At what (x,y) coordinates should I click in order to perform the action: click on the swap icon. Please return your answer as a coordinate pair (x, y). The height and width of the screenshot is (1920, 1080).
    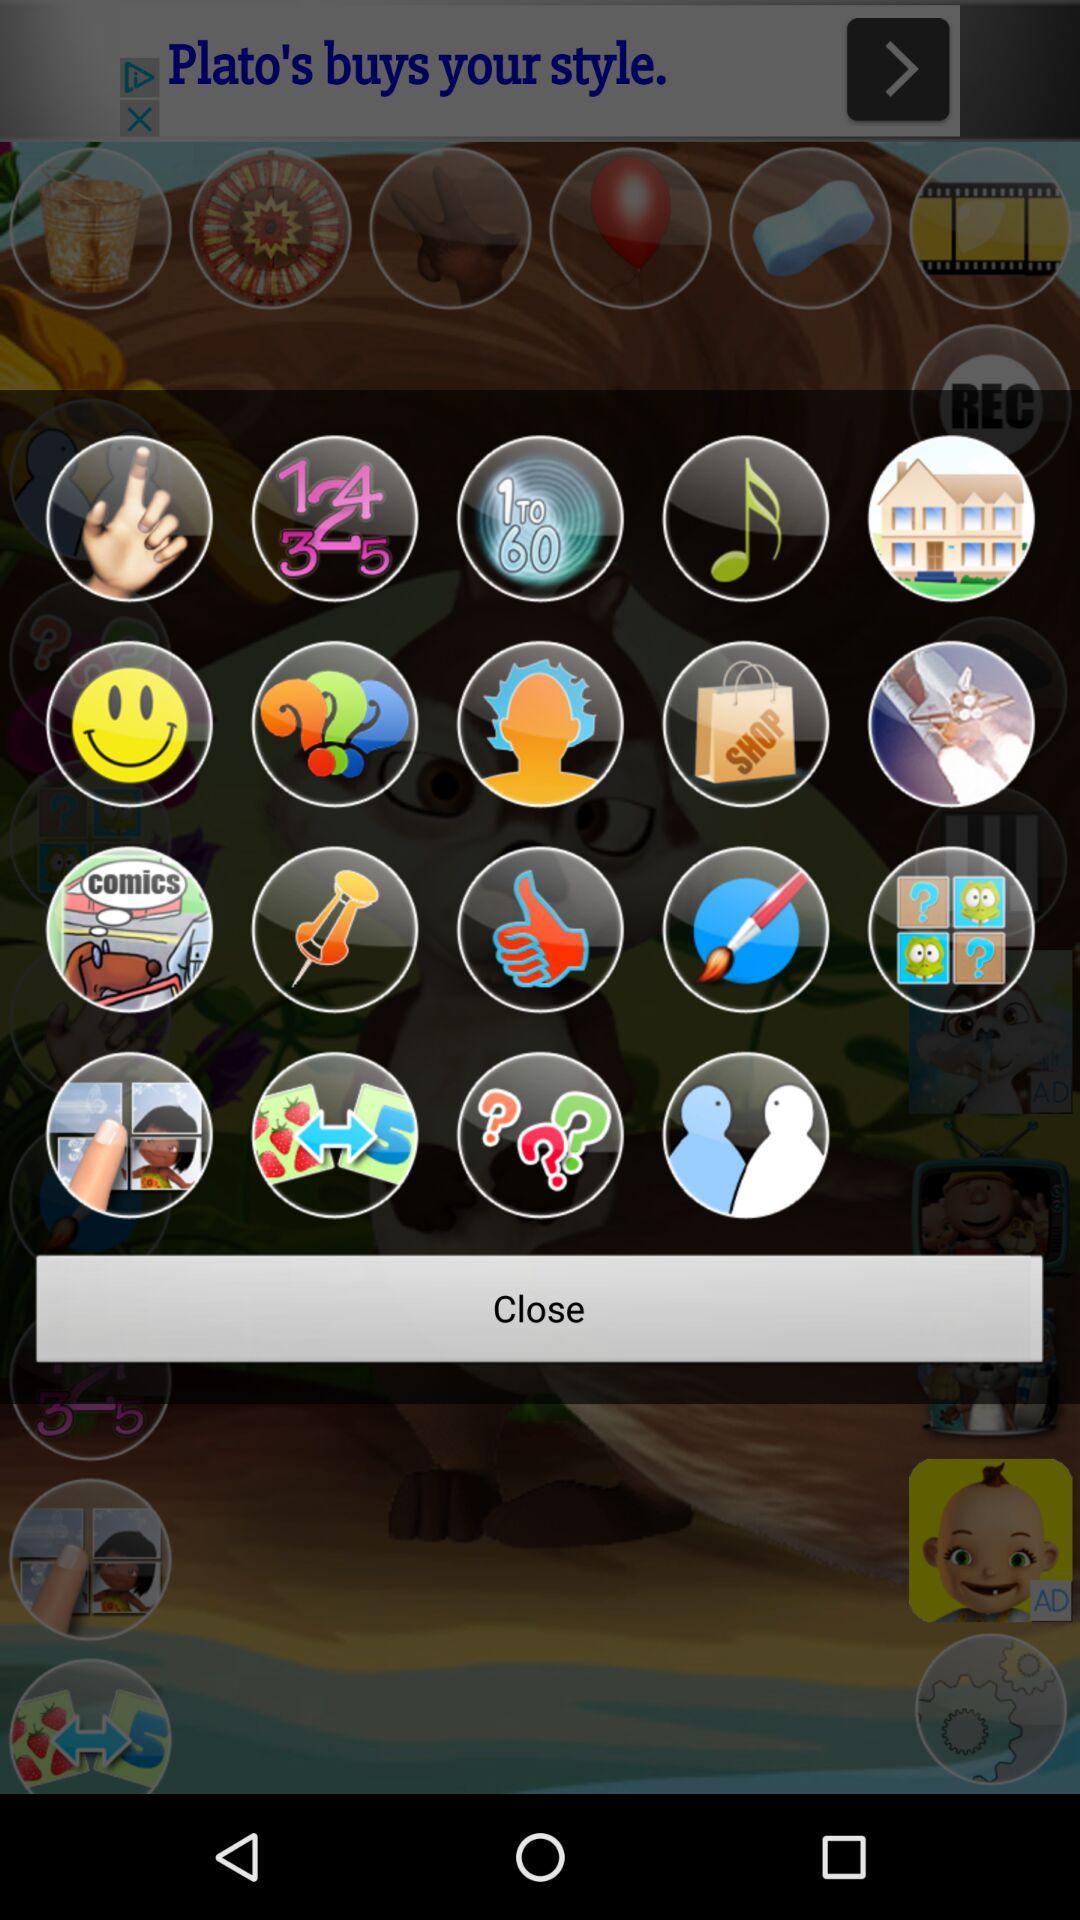
    Looking at the image, I should click on (333, 1214).